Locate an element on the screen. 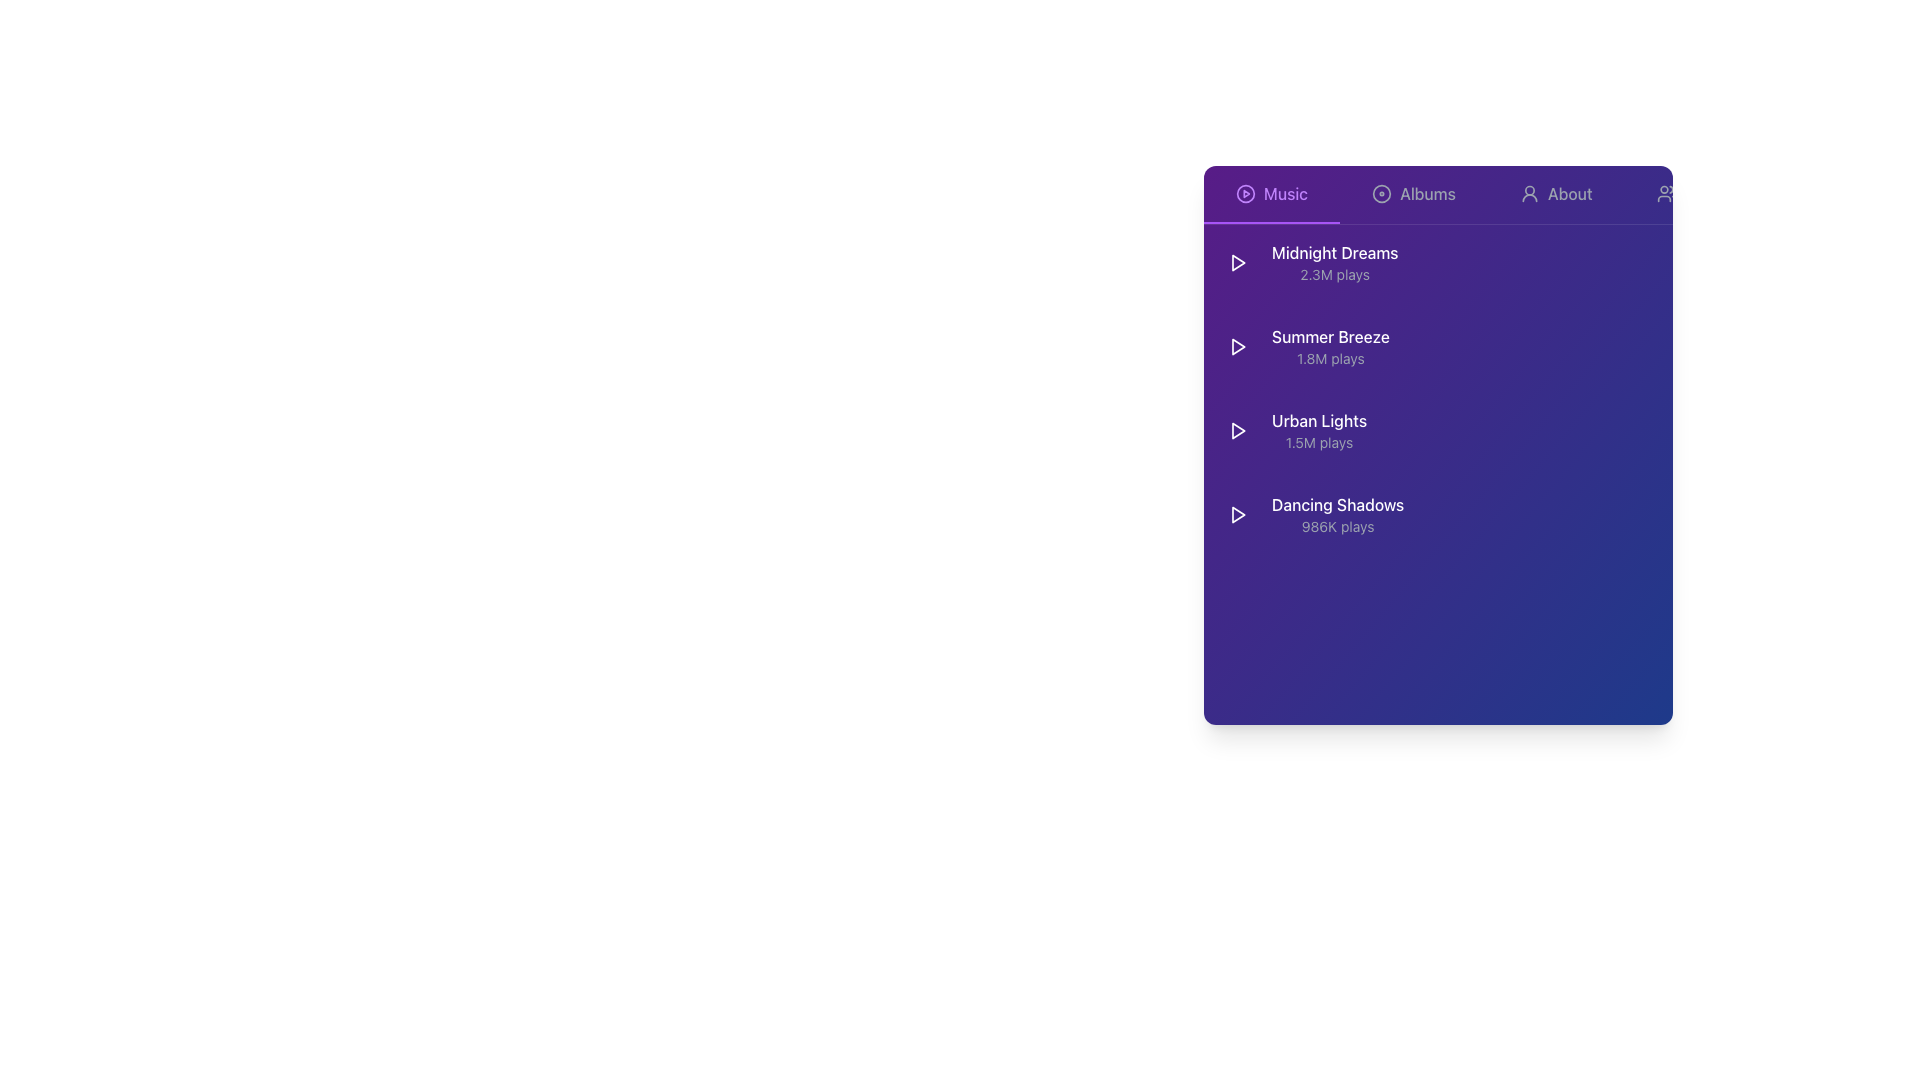 The width and height of the screenshot is (1920, 1080). the text block displaying the title 'Urban Lights' is located at coordinates (1293, 430).